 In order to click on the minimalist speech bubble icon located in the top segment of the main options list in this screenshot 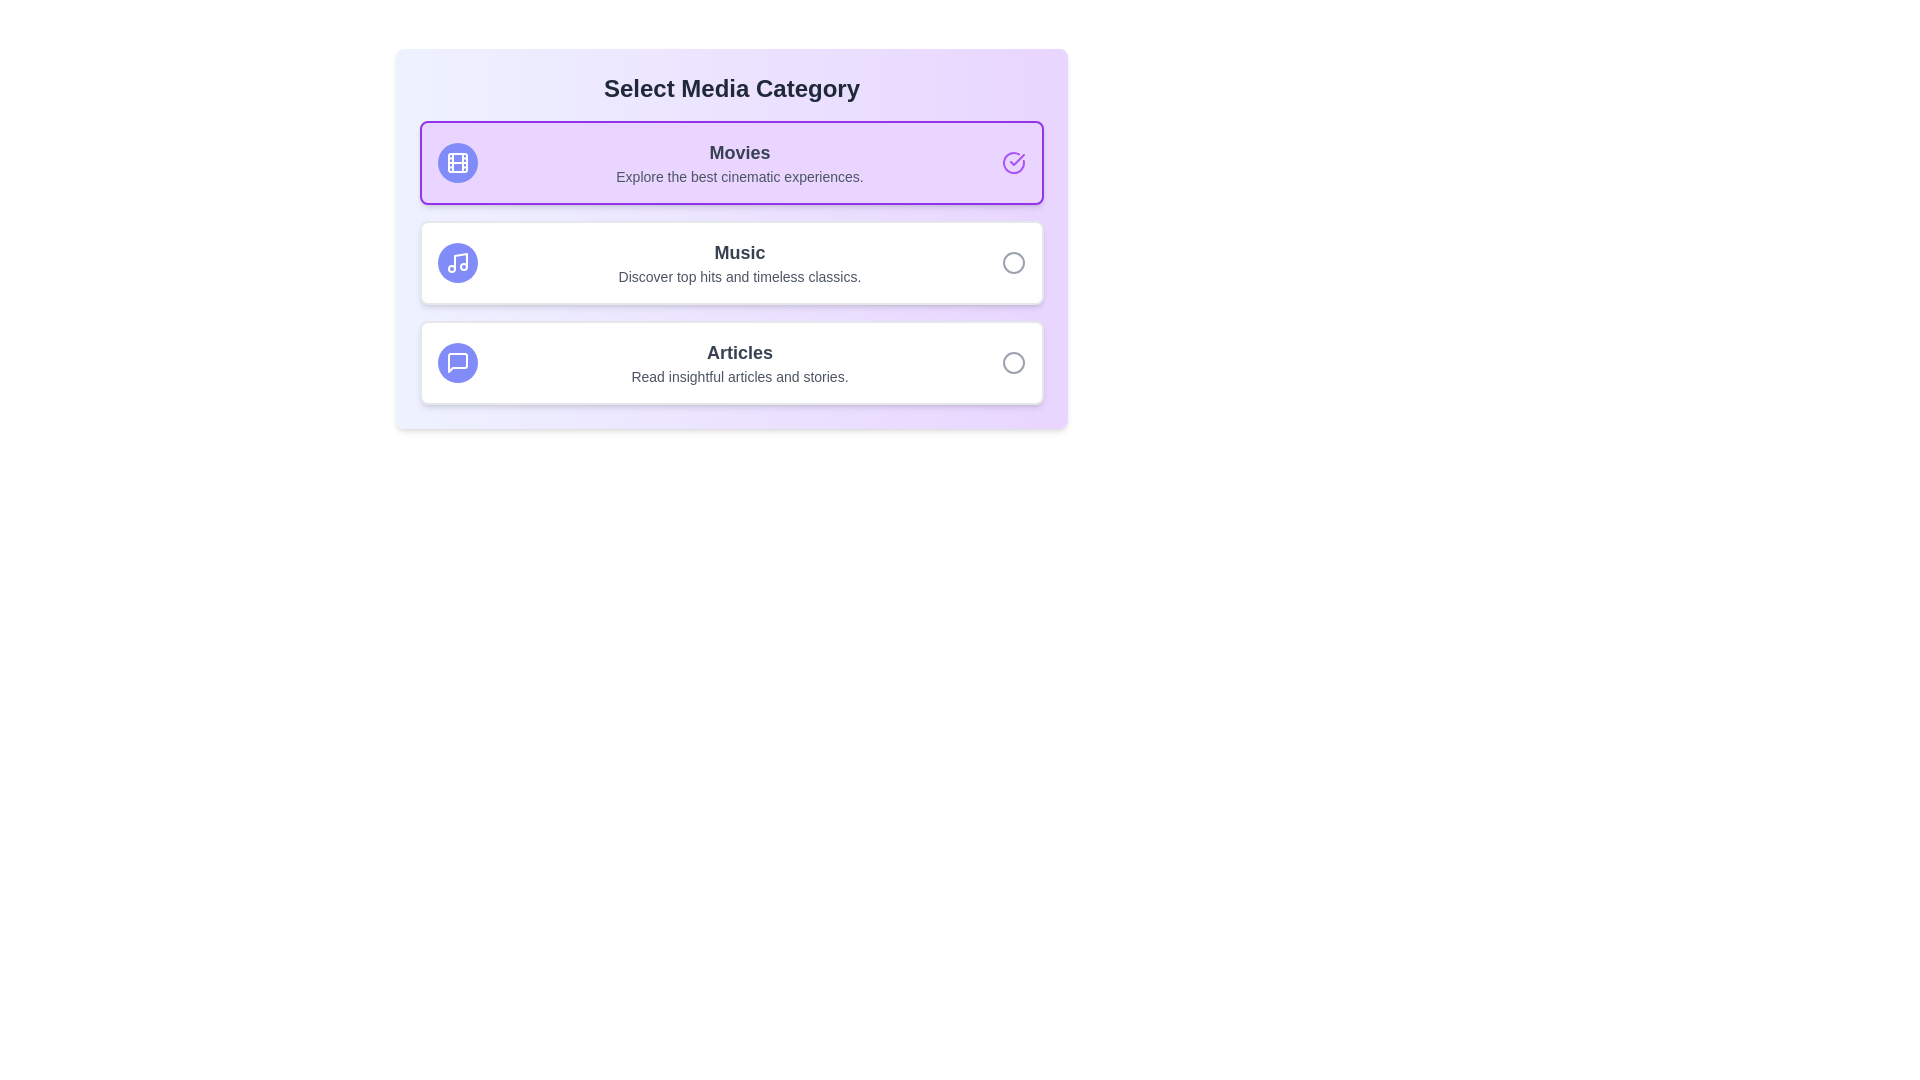, I will do `click(456, 362)`.